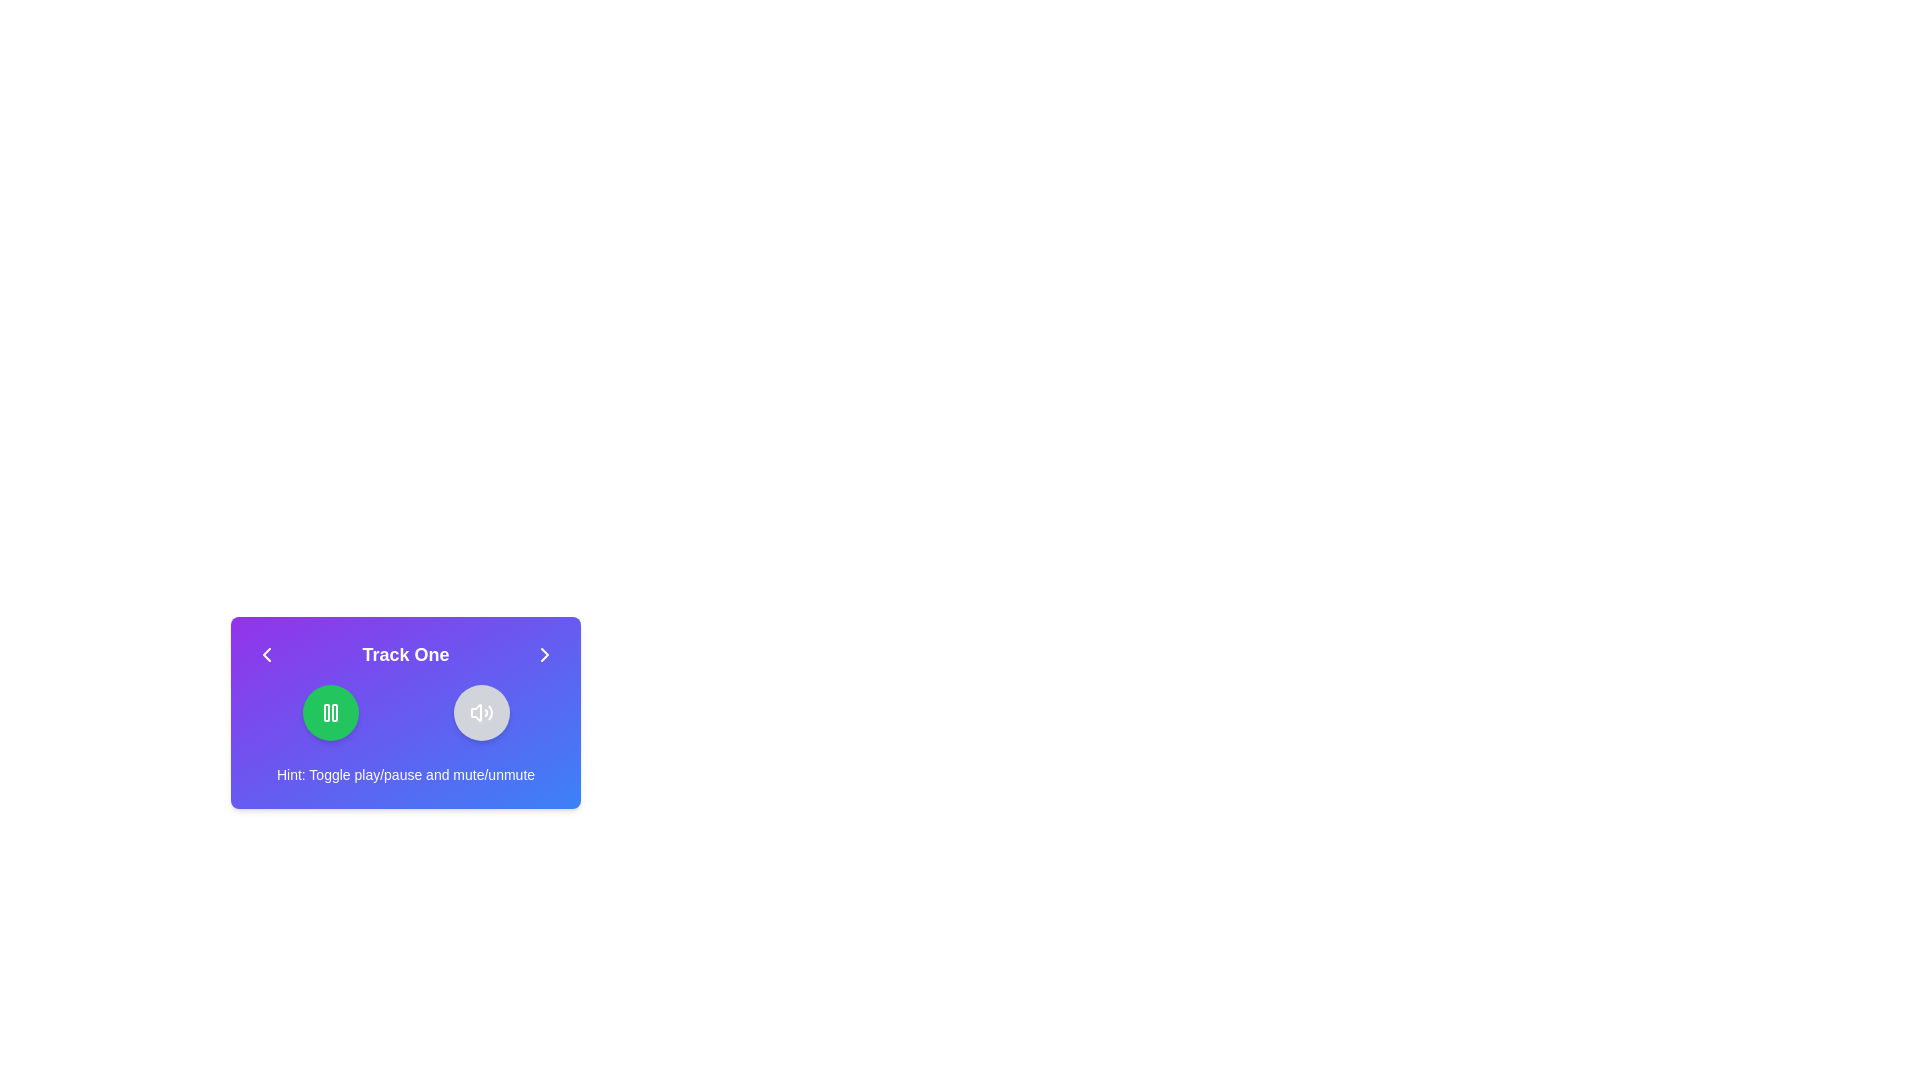 This screenshot has width=1920, height=1080. I want to click on the sound control icon resembling a megaphone located to the right of the track name and play button, so click(474, 712).